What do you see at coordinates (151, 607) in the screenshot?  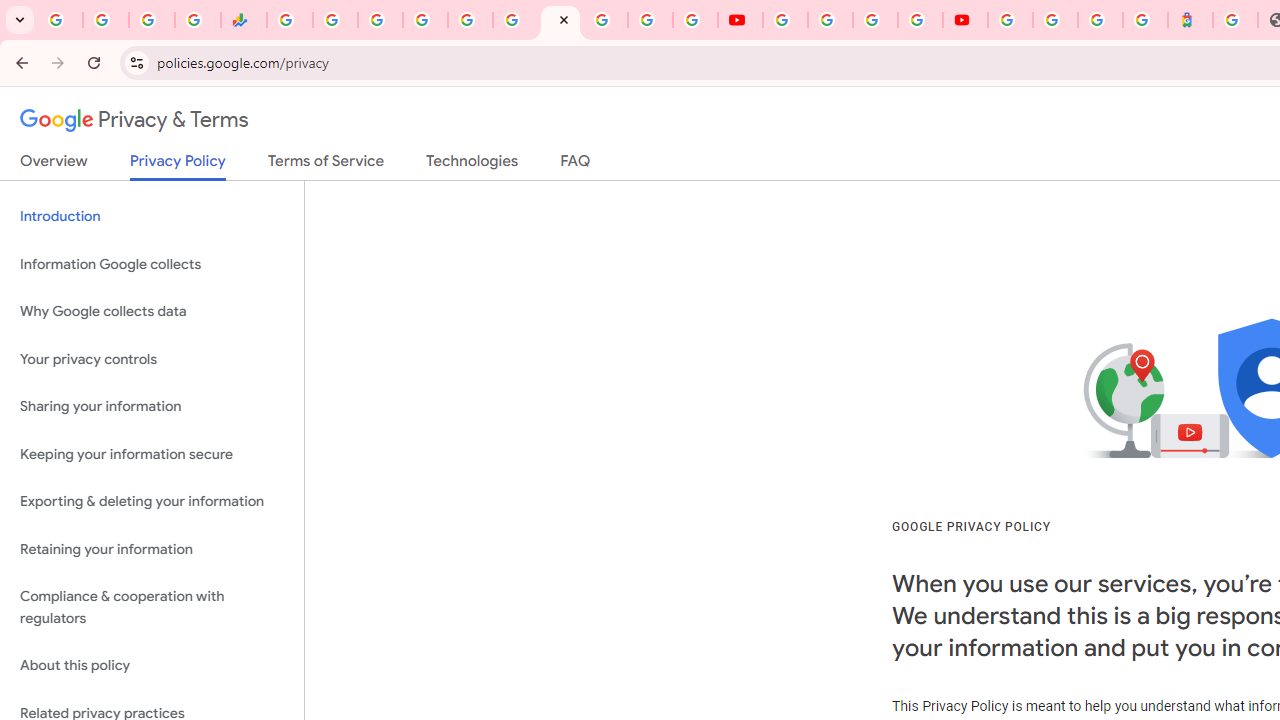 I see `'Compliance & cooperation with regulators'` at bounding box center [151, 607].